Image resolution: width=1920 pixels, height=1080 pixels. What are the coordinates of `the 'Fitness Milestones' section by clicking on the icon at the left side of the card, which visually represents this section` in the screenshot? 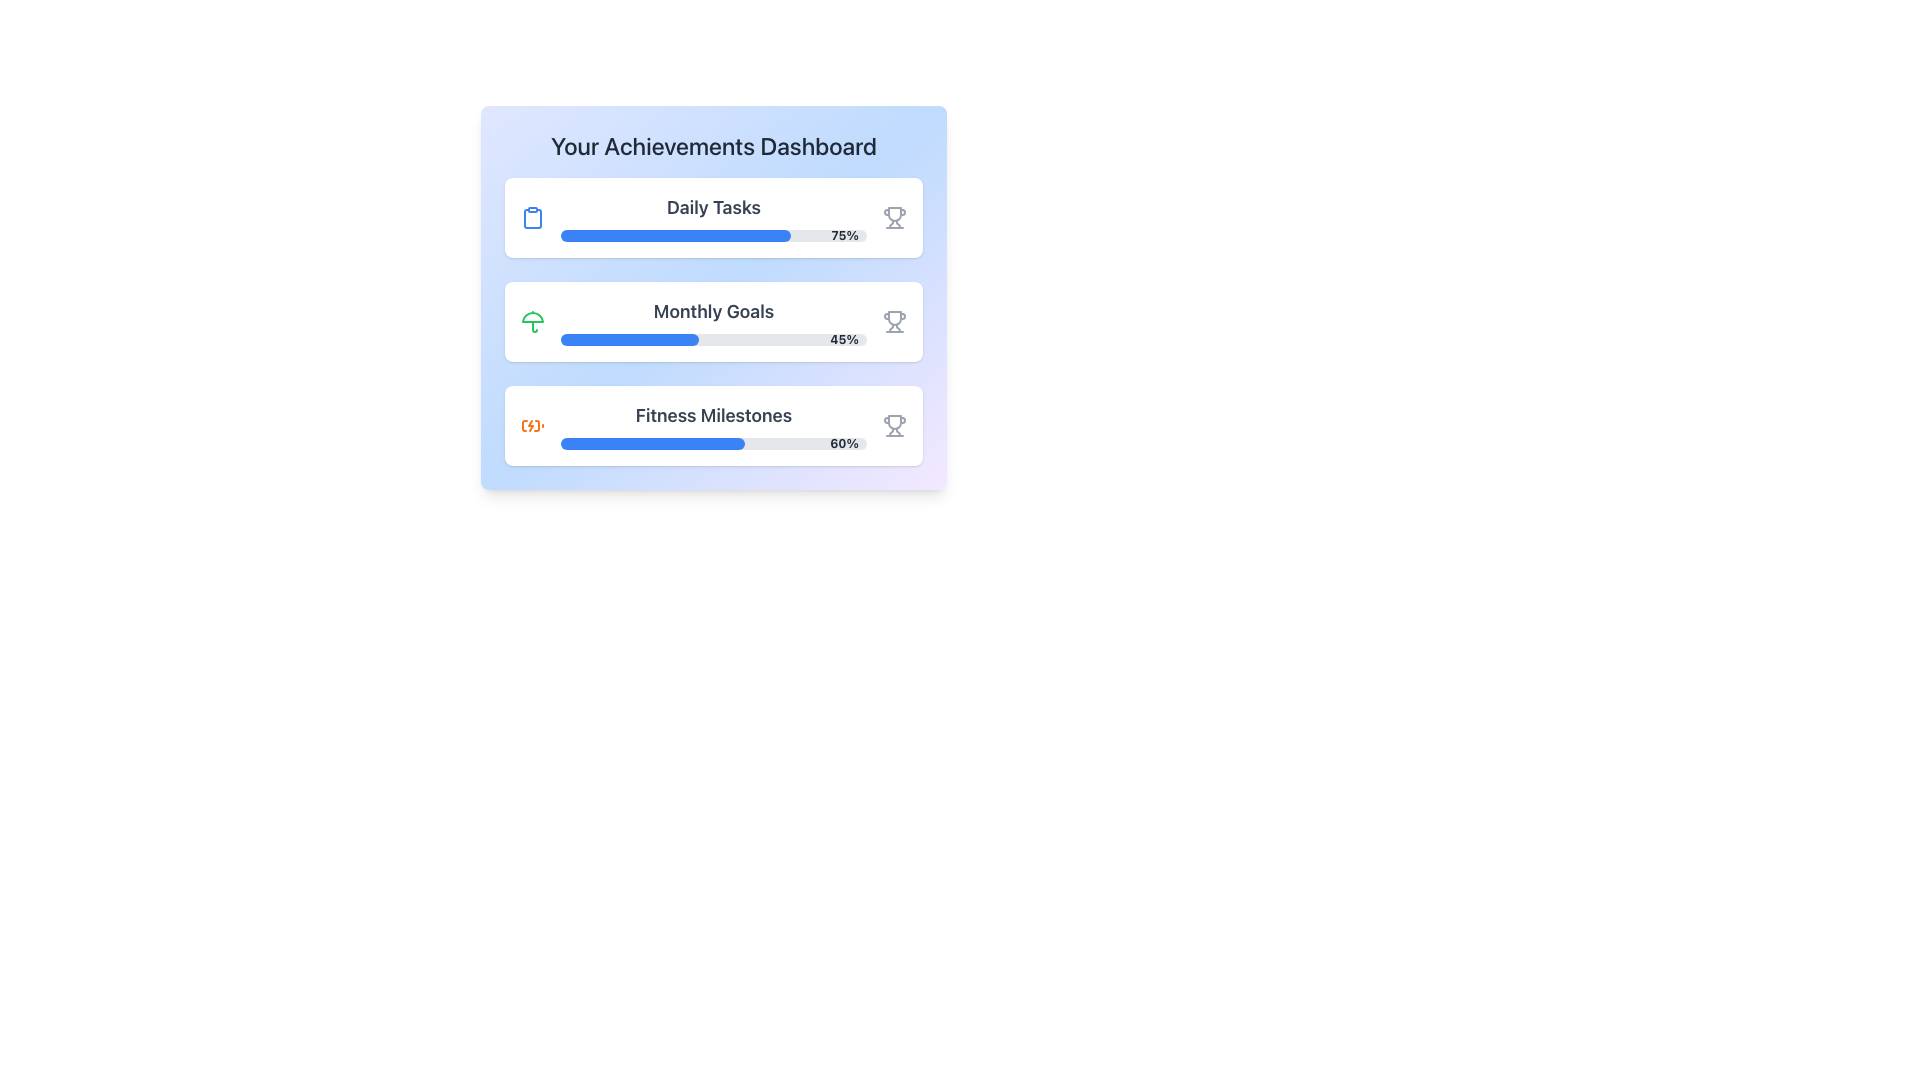 It's located at (532, 424).